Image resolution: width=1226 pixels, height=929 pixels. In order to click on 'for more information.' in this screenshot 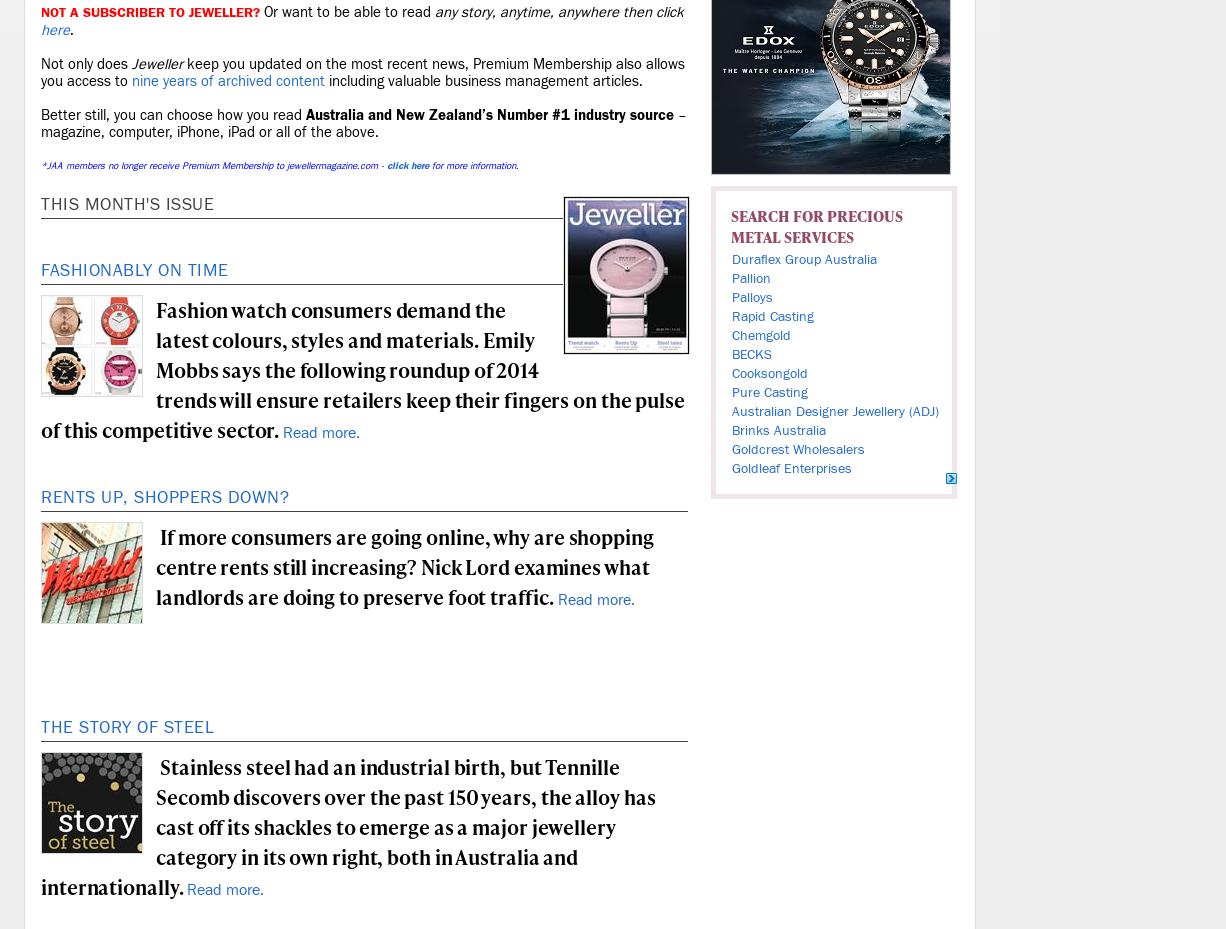, I will do `click(473, 166)`.